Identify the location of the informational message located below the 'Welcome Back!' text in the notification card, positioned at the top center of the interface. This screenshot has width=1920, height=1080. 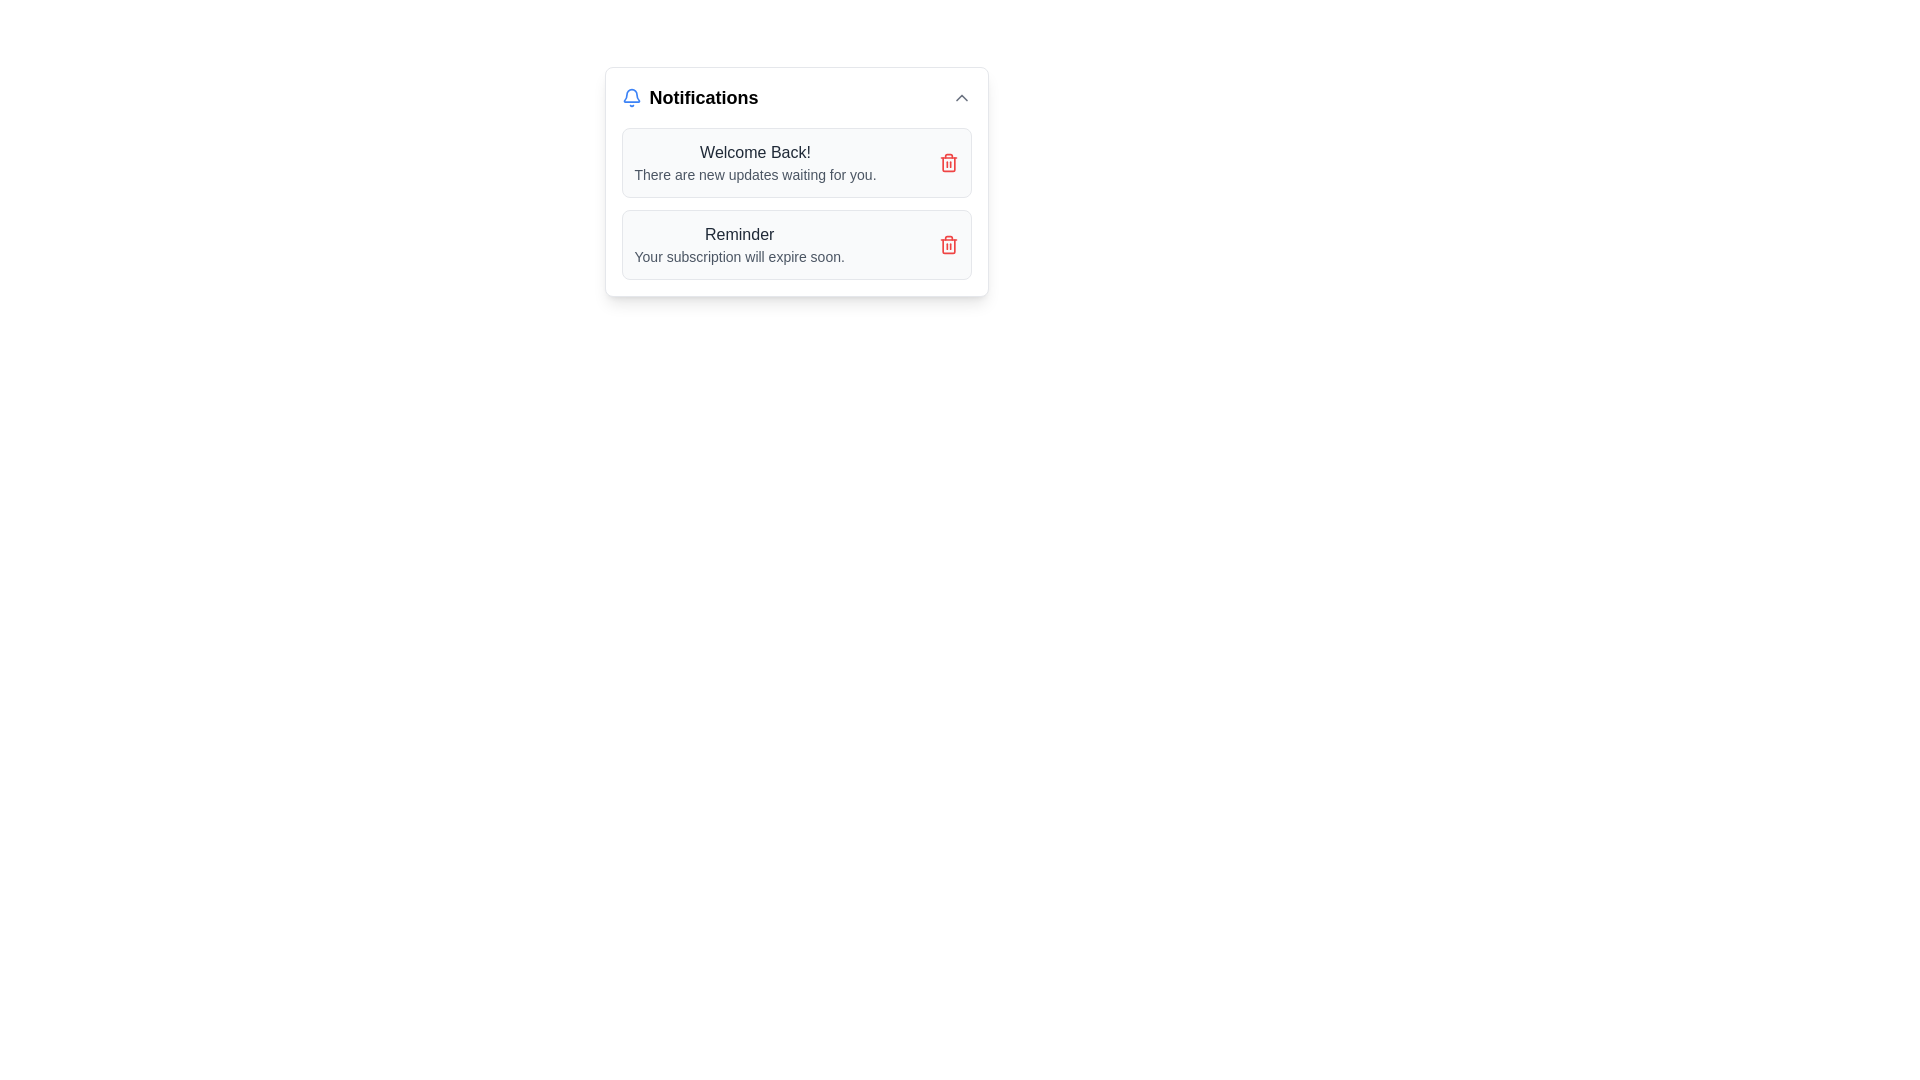
(754, 173).